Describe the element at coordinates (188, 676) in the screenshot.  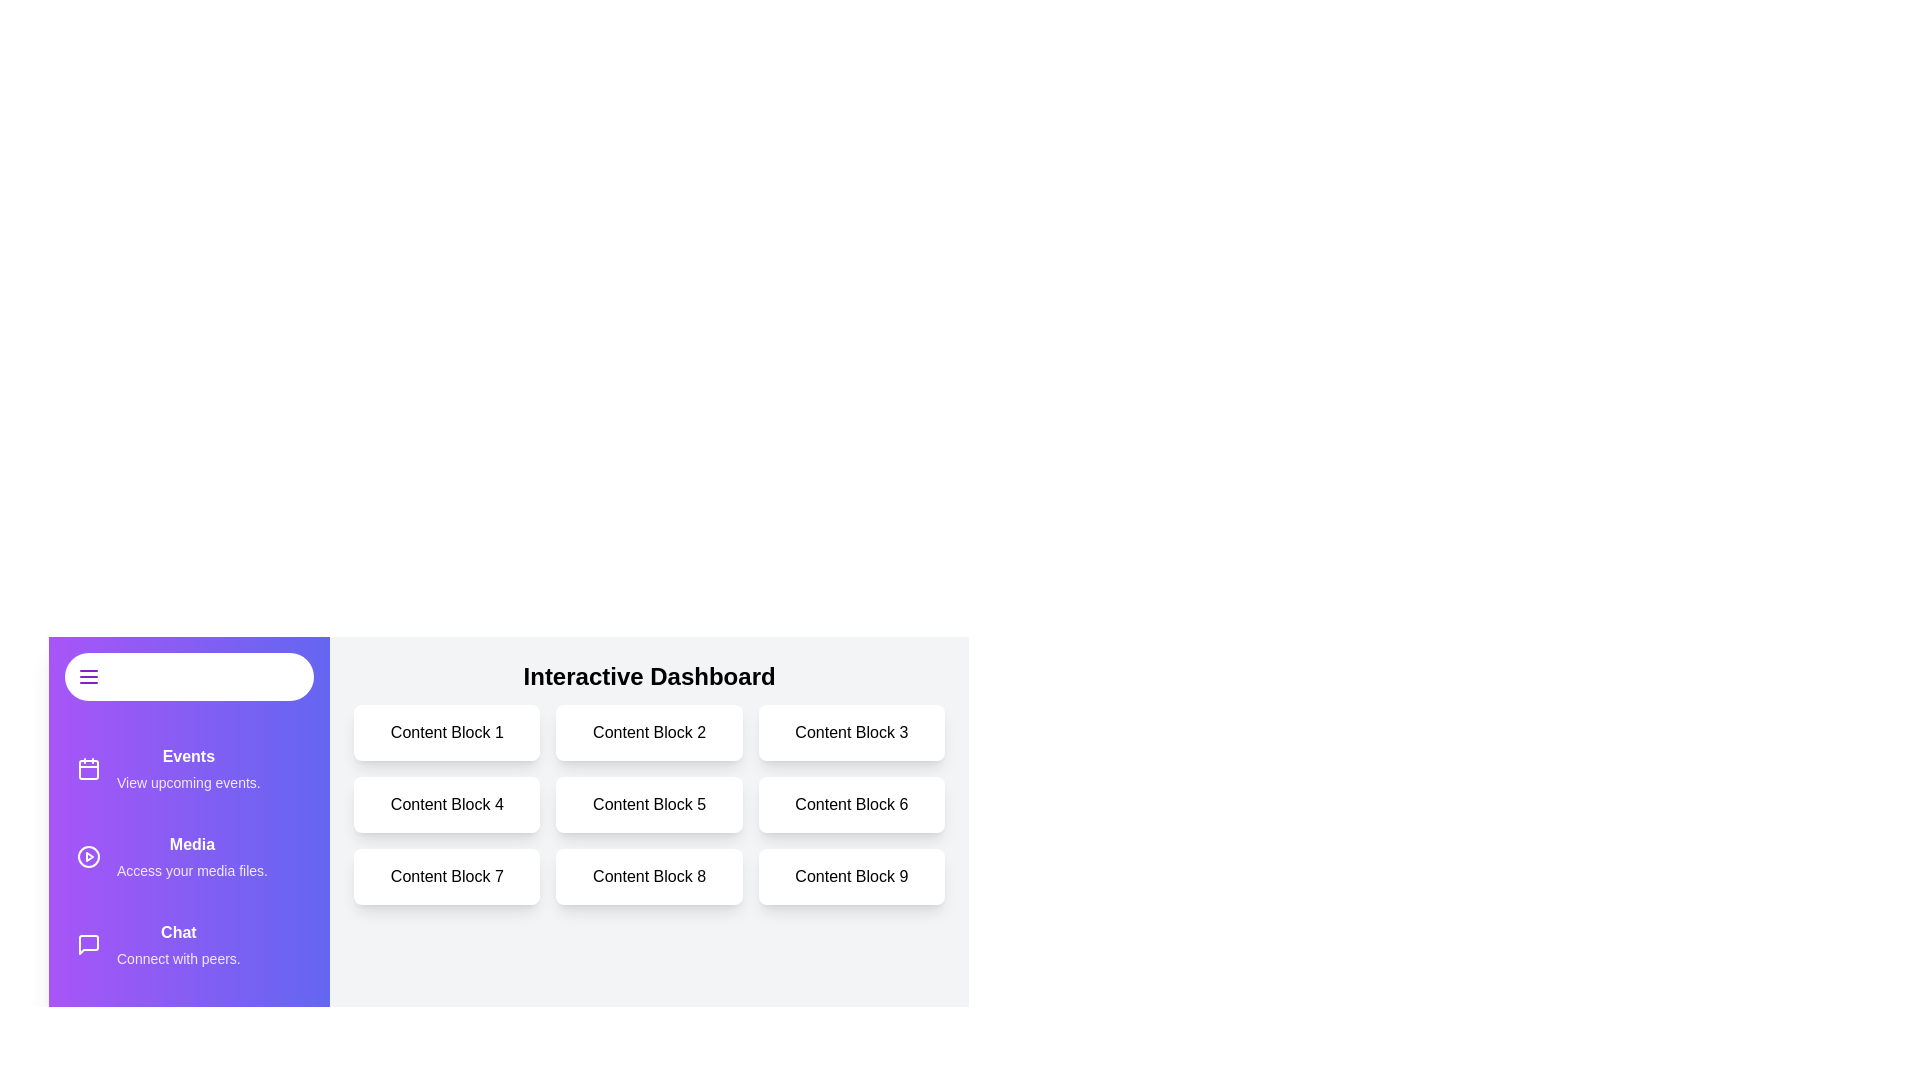
I see `menu button to toggle the drawer open or closed` at that location.